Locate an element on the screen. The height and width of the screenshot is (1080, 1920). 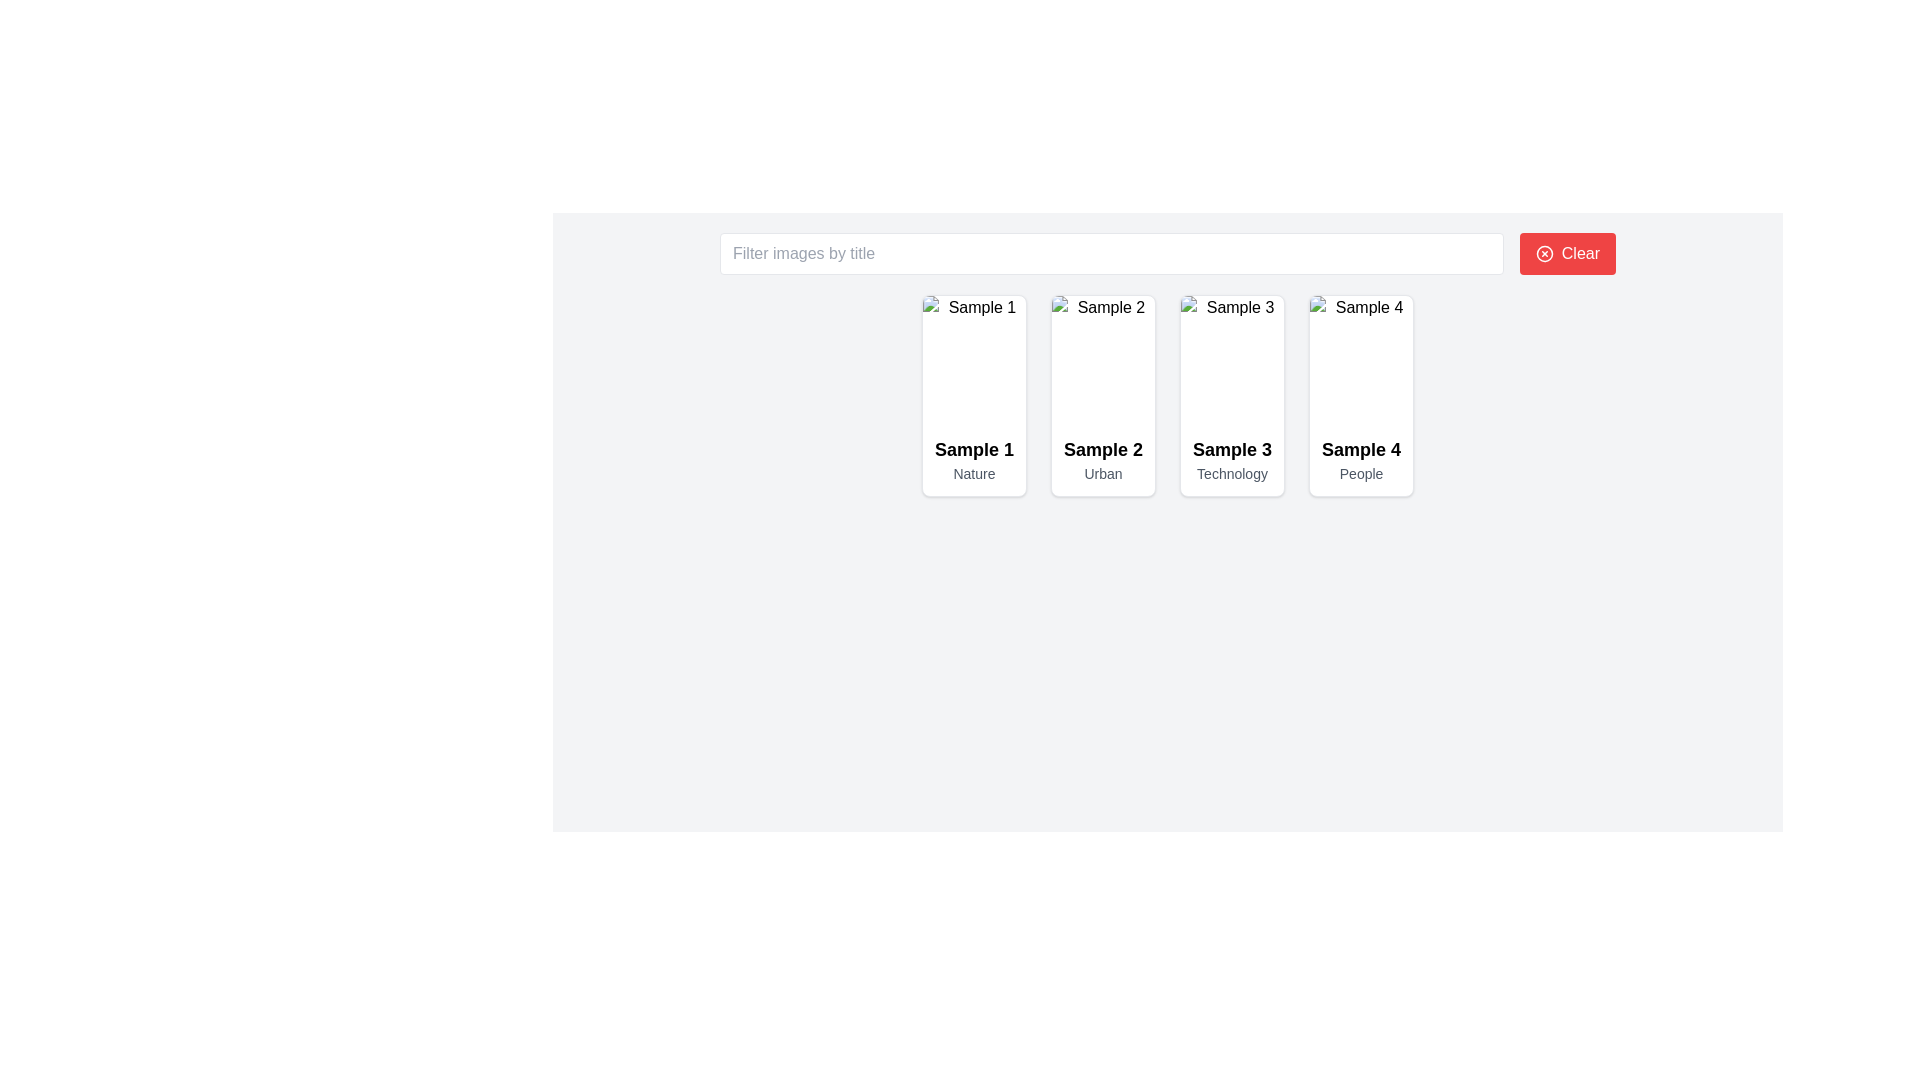
static text label that categorizes the content of the card as 'Technology', located below 'Sample 3' in the third column of the card list is located at coordinates (1231, 474).